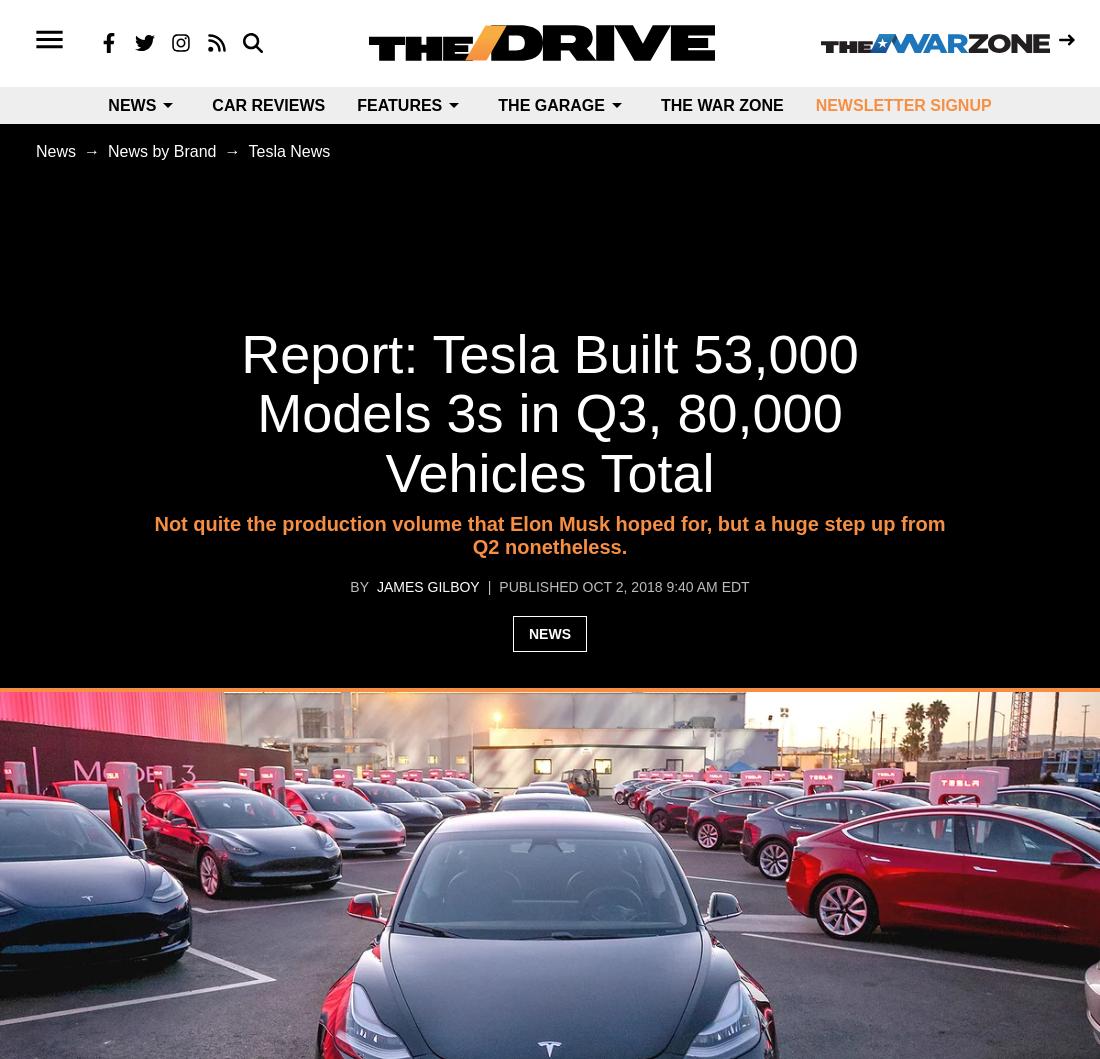  What do you see at coordinates (549, 412) in the screenshot?
I see `'Report: Tesla Built 53,000 Models 3s in Q3, 80,000 Vehicles Total'` at bounding box center [549, 412].